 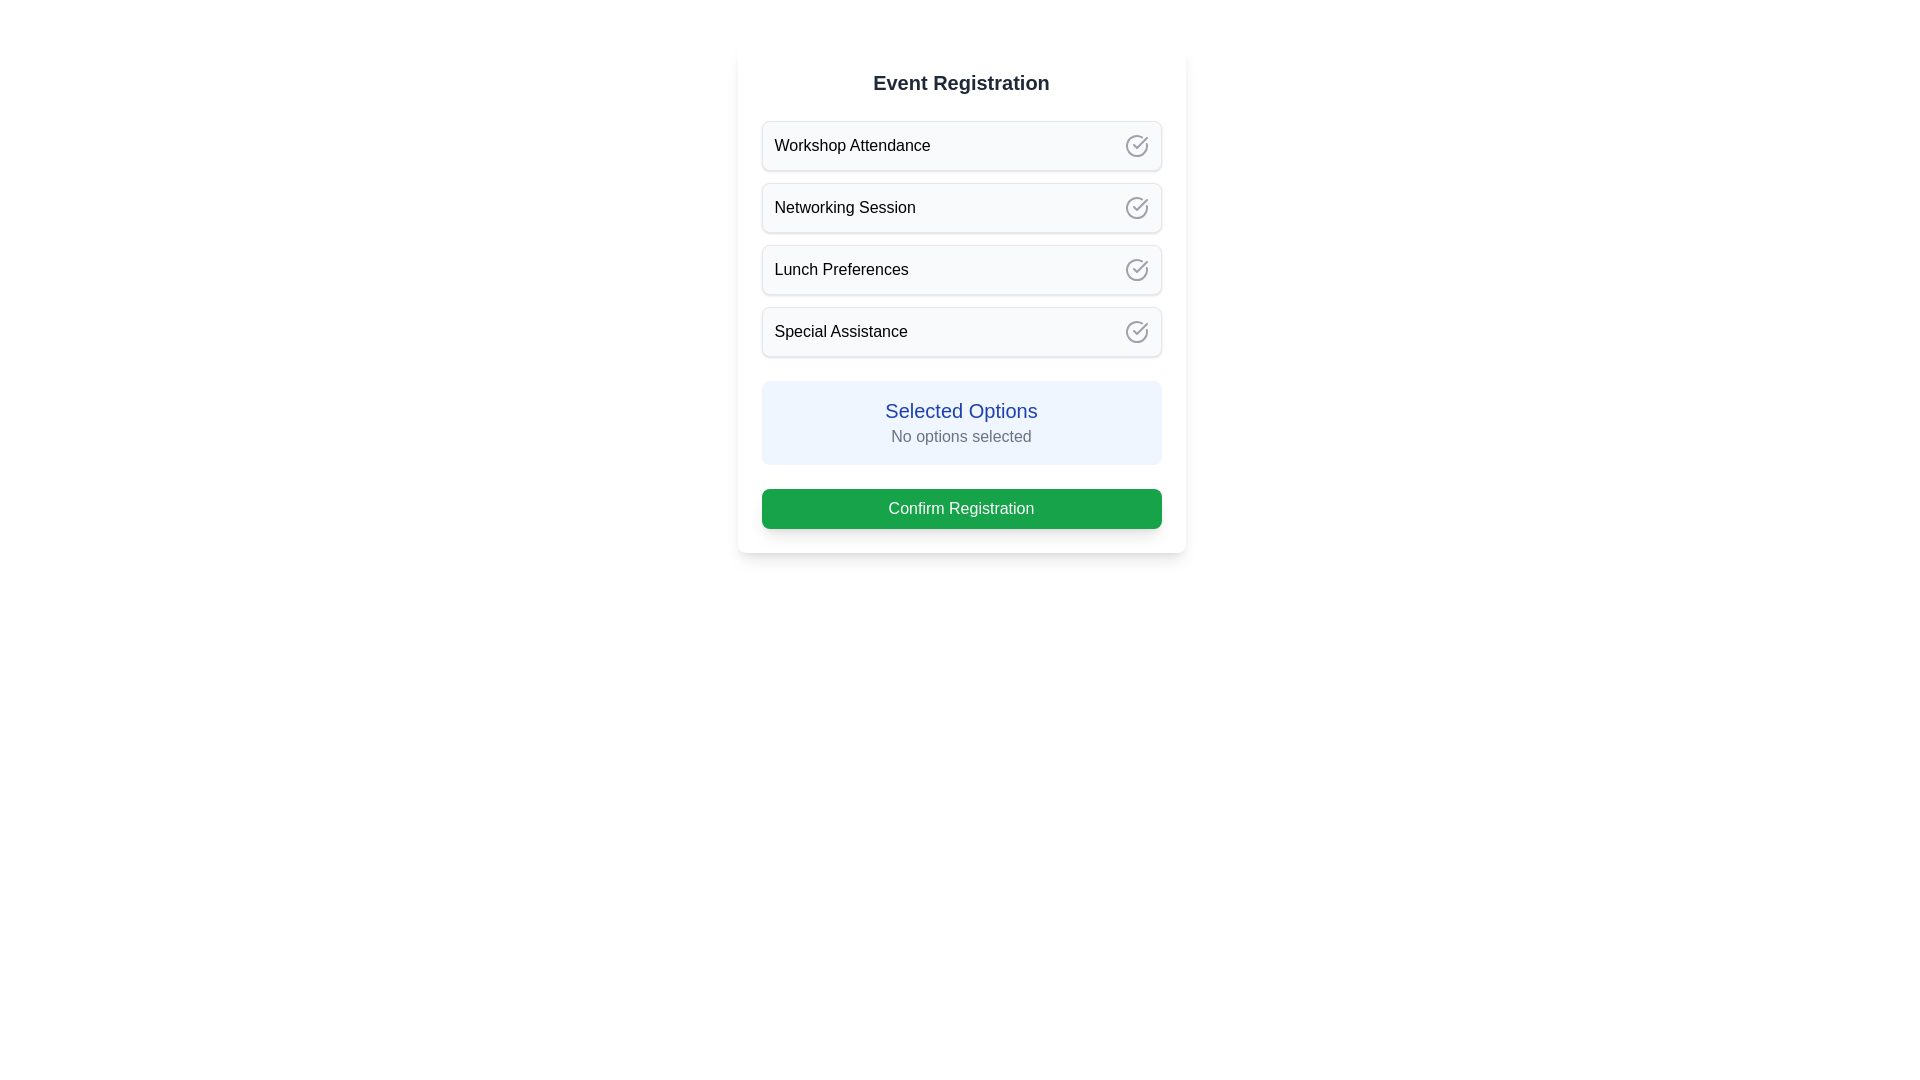 I want to click on the static text label indicating the user's lunch preferences, which is the third item in the list of options in the event registration form, located below 'Networking Session' and above 'Special Assistance', so click(x=841, y=270).